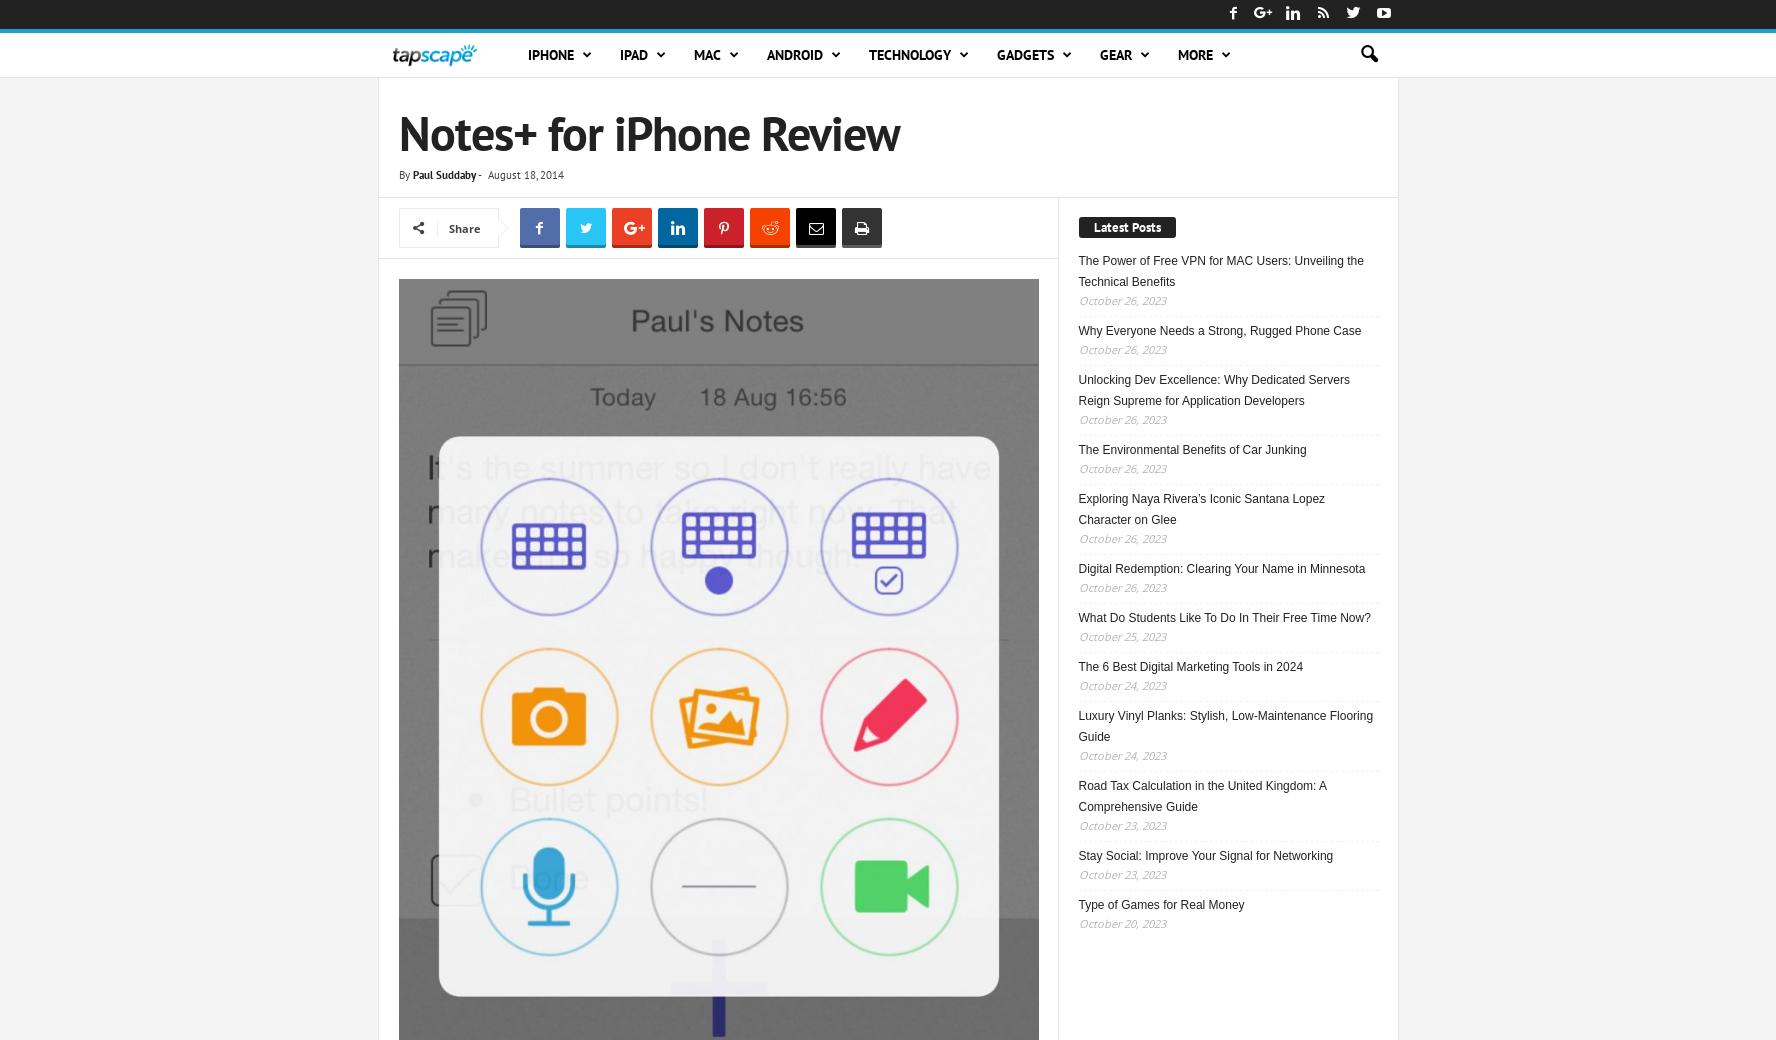 The height and width of the screenshot is (1040, 1776). Describe the element at coordinates (1219, 269) in the screenshot. I see `'The Power of Free VPN for MAC Users: Unveiling the Technical Benefits'` at that location.